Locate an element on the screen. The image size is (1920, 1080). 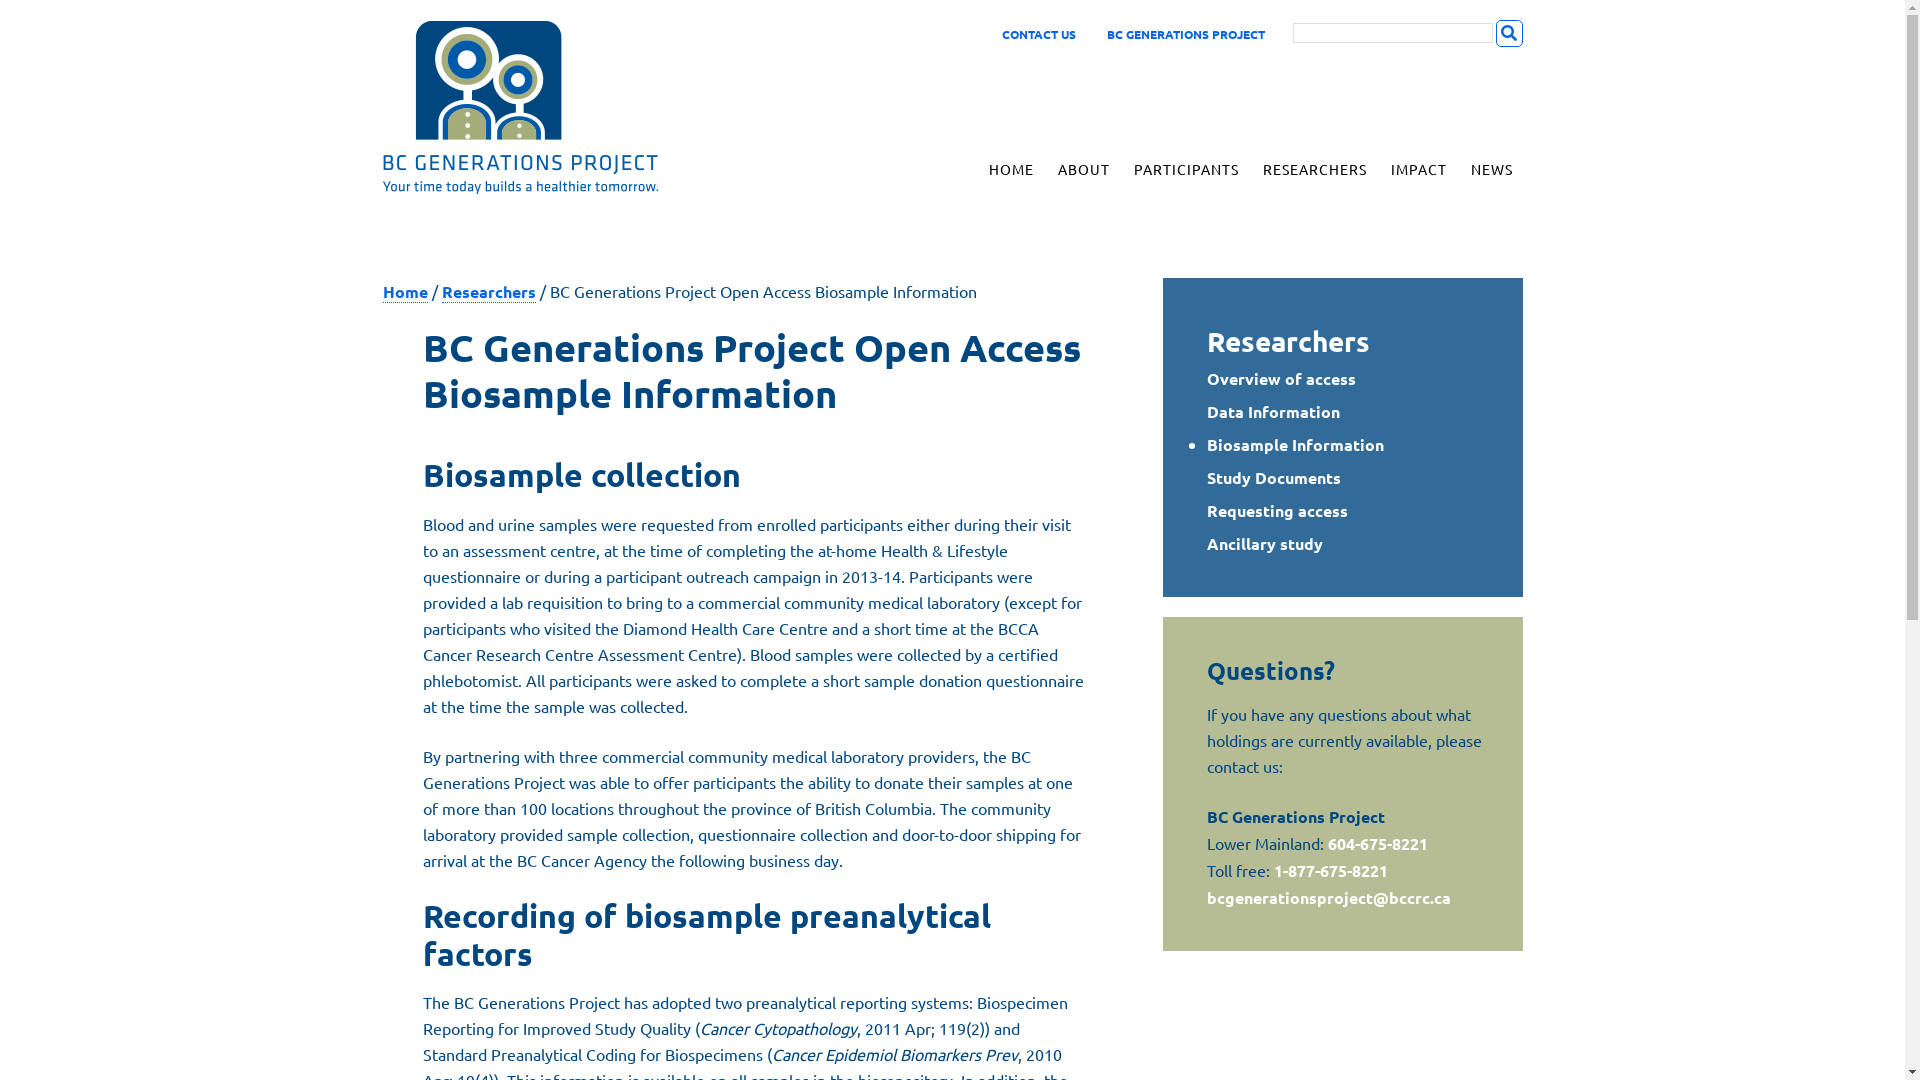
'1-877-675-8221' is located at coordinates (1330, 869).